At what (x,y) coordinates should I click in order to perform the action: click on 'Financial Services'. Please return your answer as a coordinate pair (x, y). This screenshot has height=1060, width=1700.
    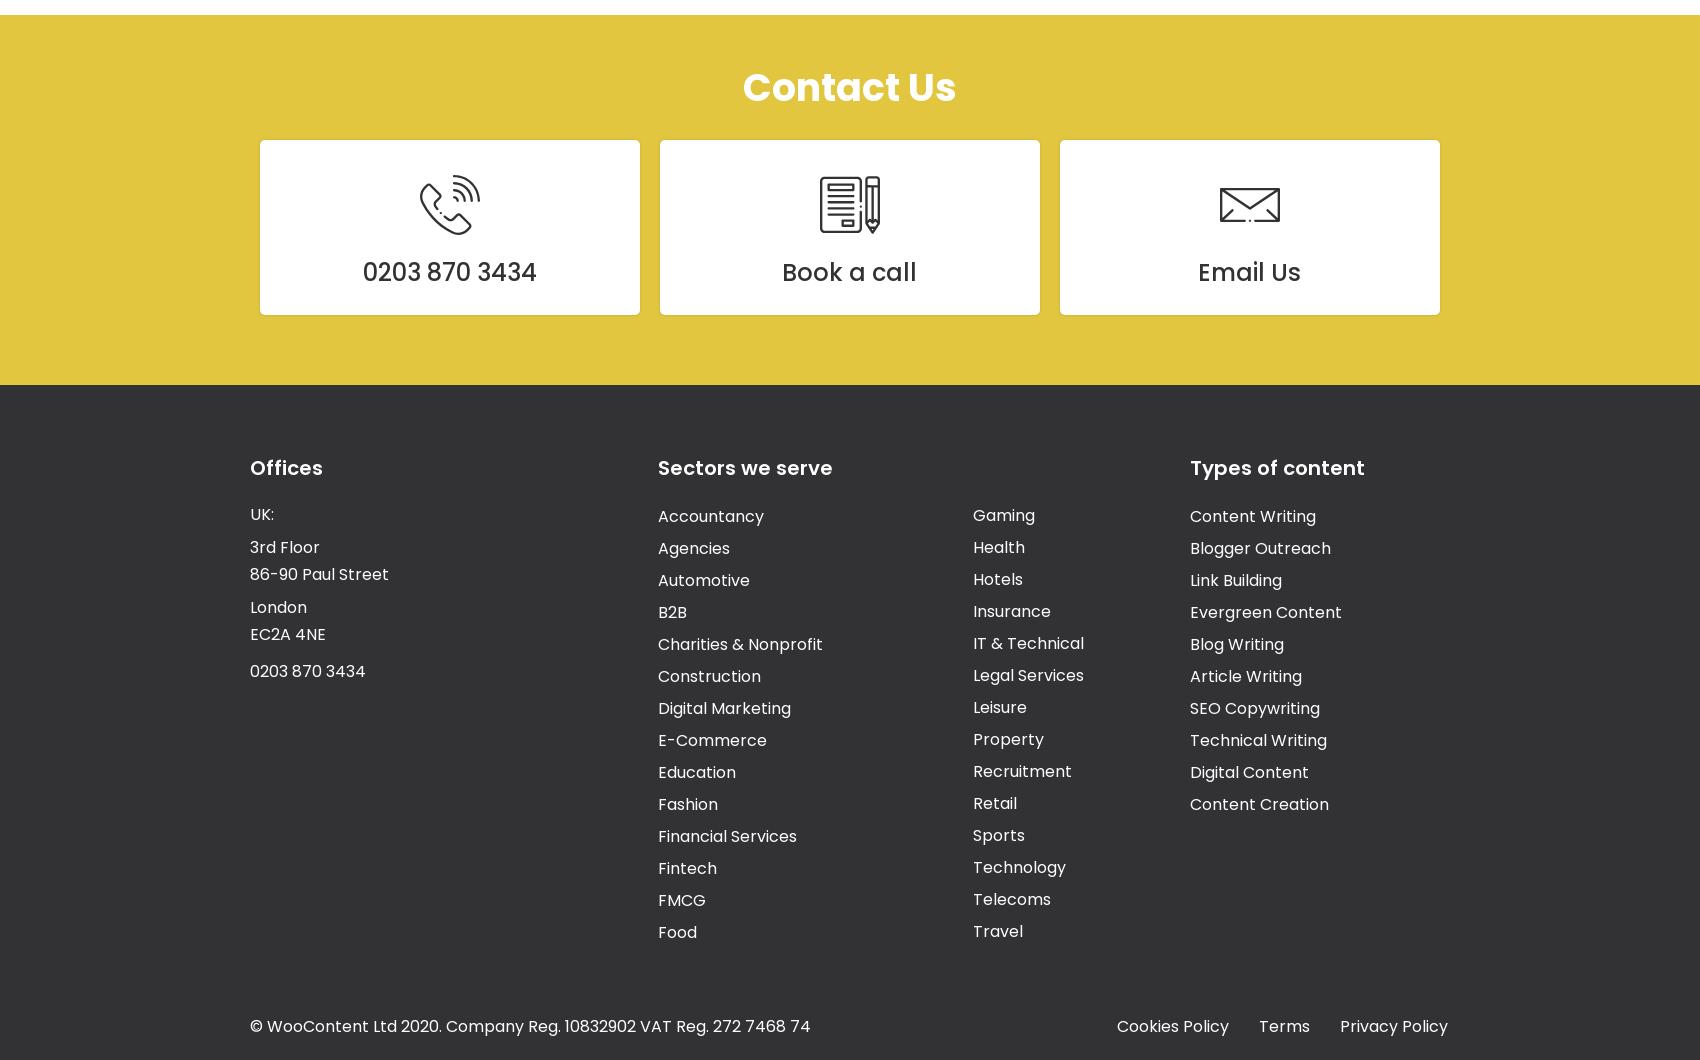
    Looking at the image, I should click on (657, 835).